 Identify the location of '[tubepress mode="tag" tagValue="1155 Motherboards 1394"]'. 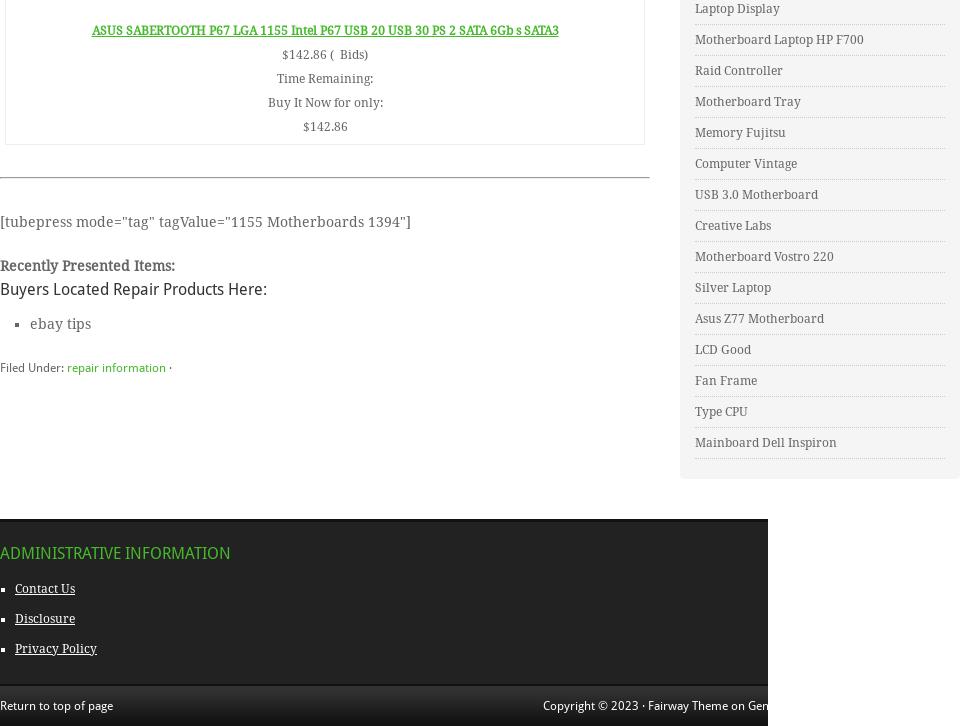
(205, 221).